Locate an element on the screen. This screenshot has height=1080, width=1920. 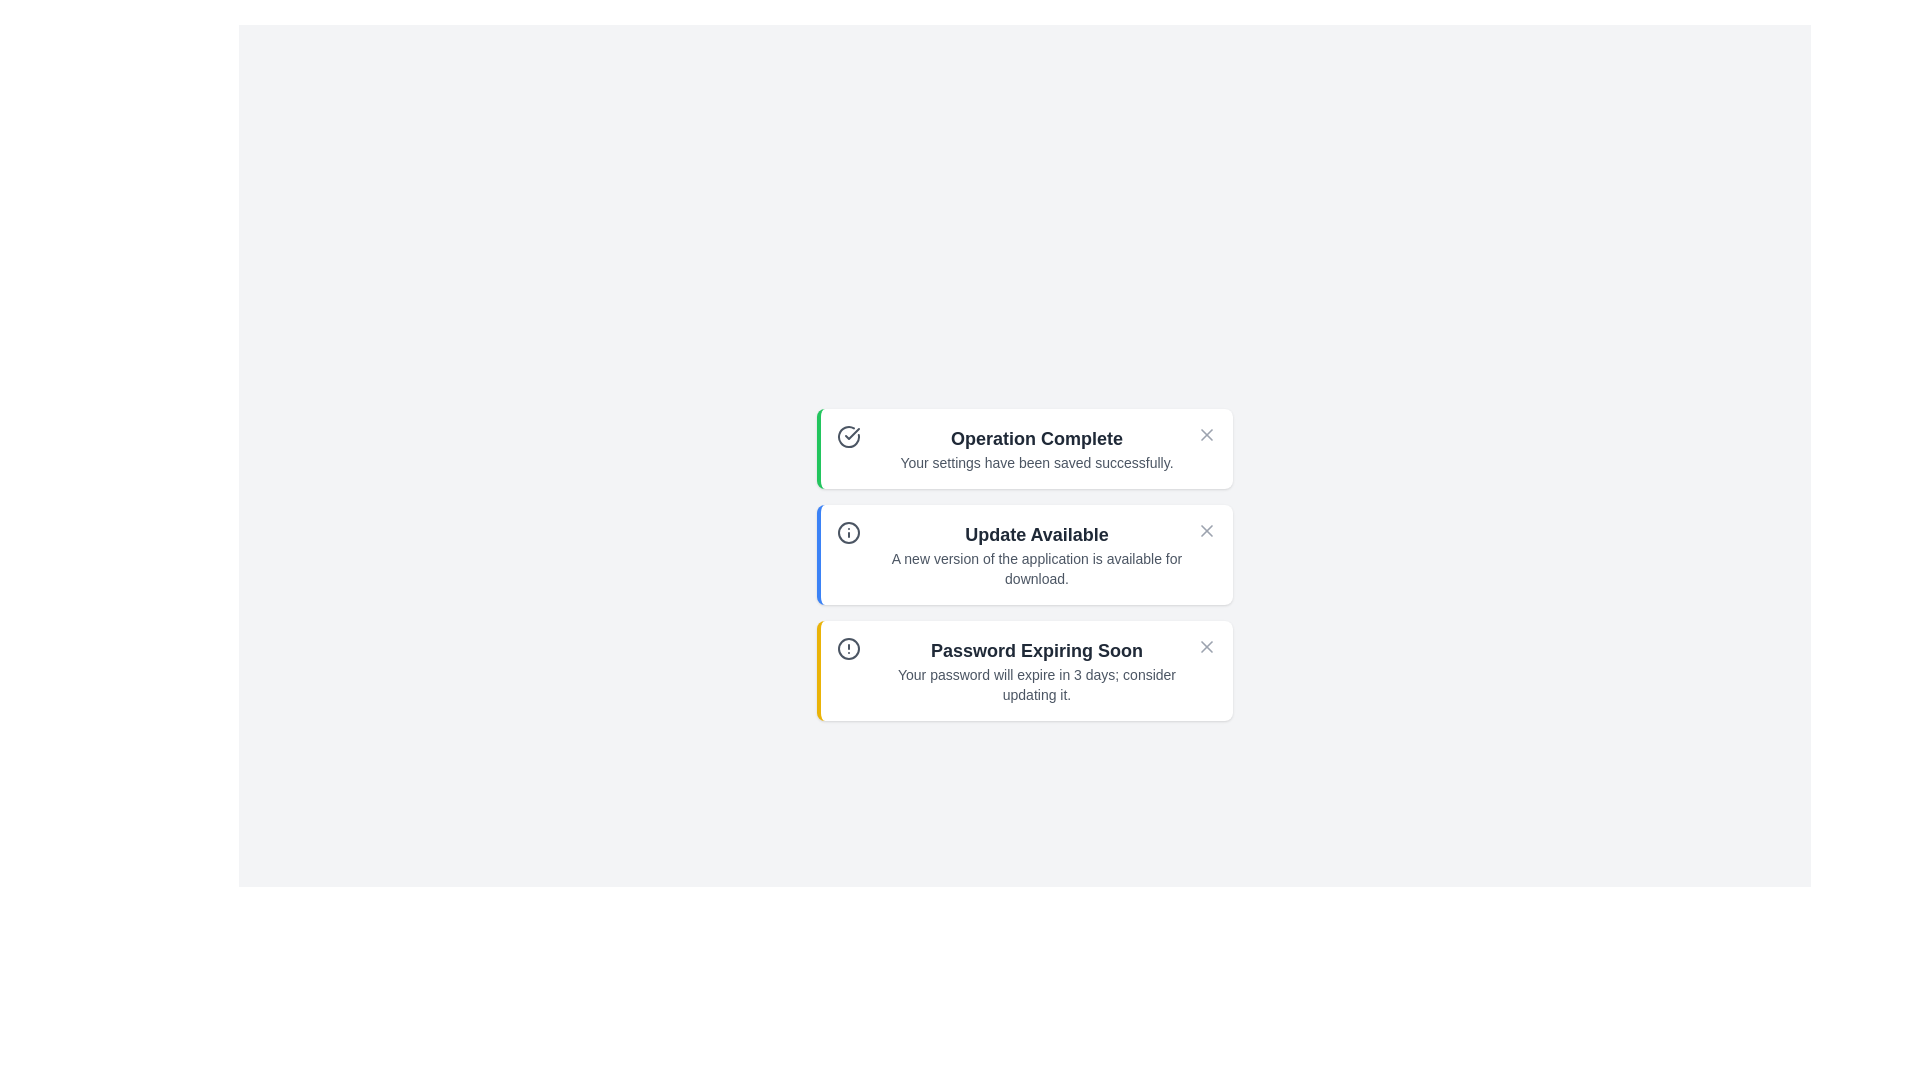
the text section with the bold title 'Update Available' that indicates a new version of the application is available for download, which is centrally aligned and has a blue border on the left is located at coordinates (1036, 555).